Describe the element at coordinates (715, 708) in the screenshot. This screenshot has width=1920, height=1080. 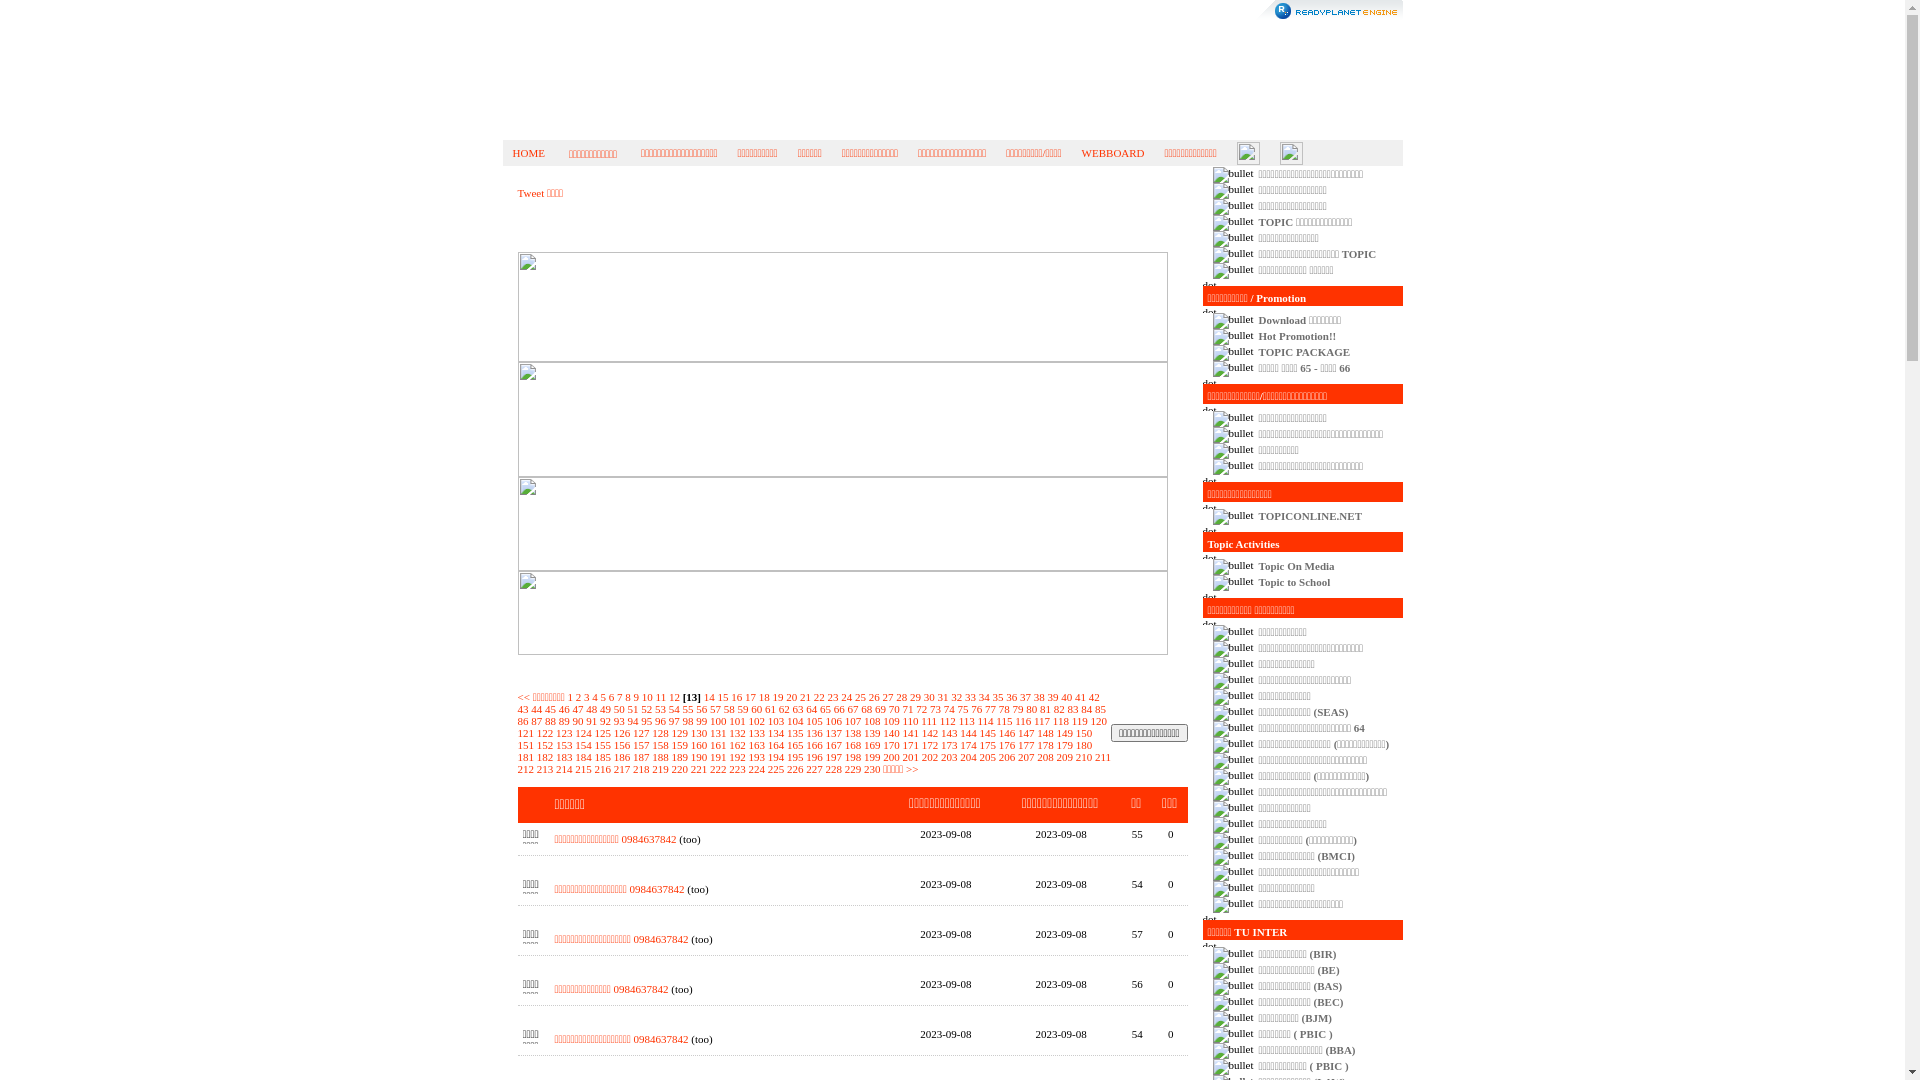
I see `'57'` at that location.